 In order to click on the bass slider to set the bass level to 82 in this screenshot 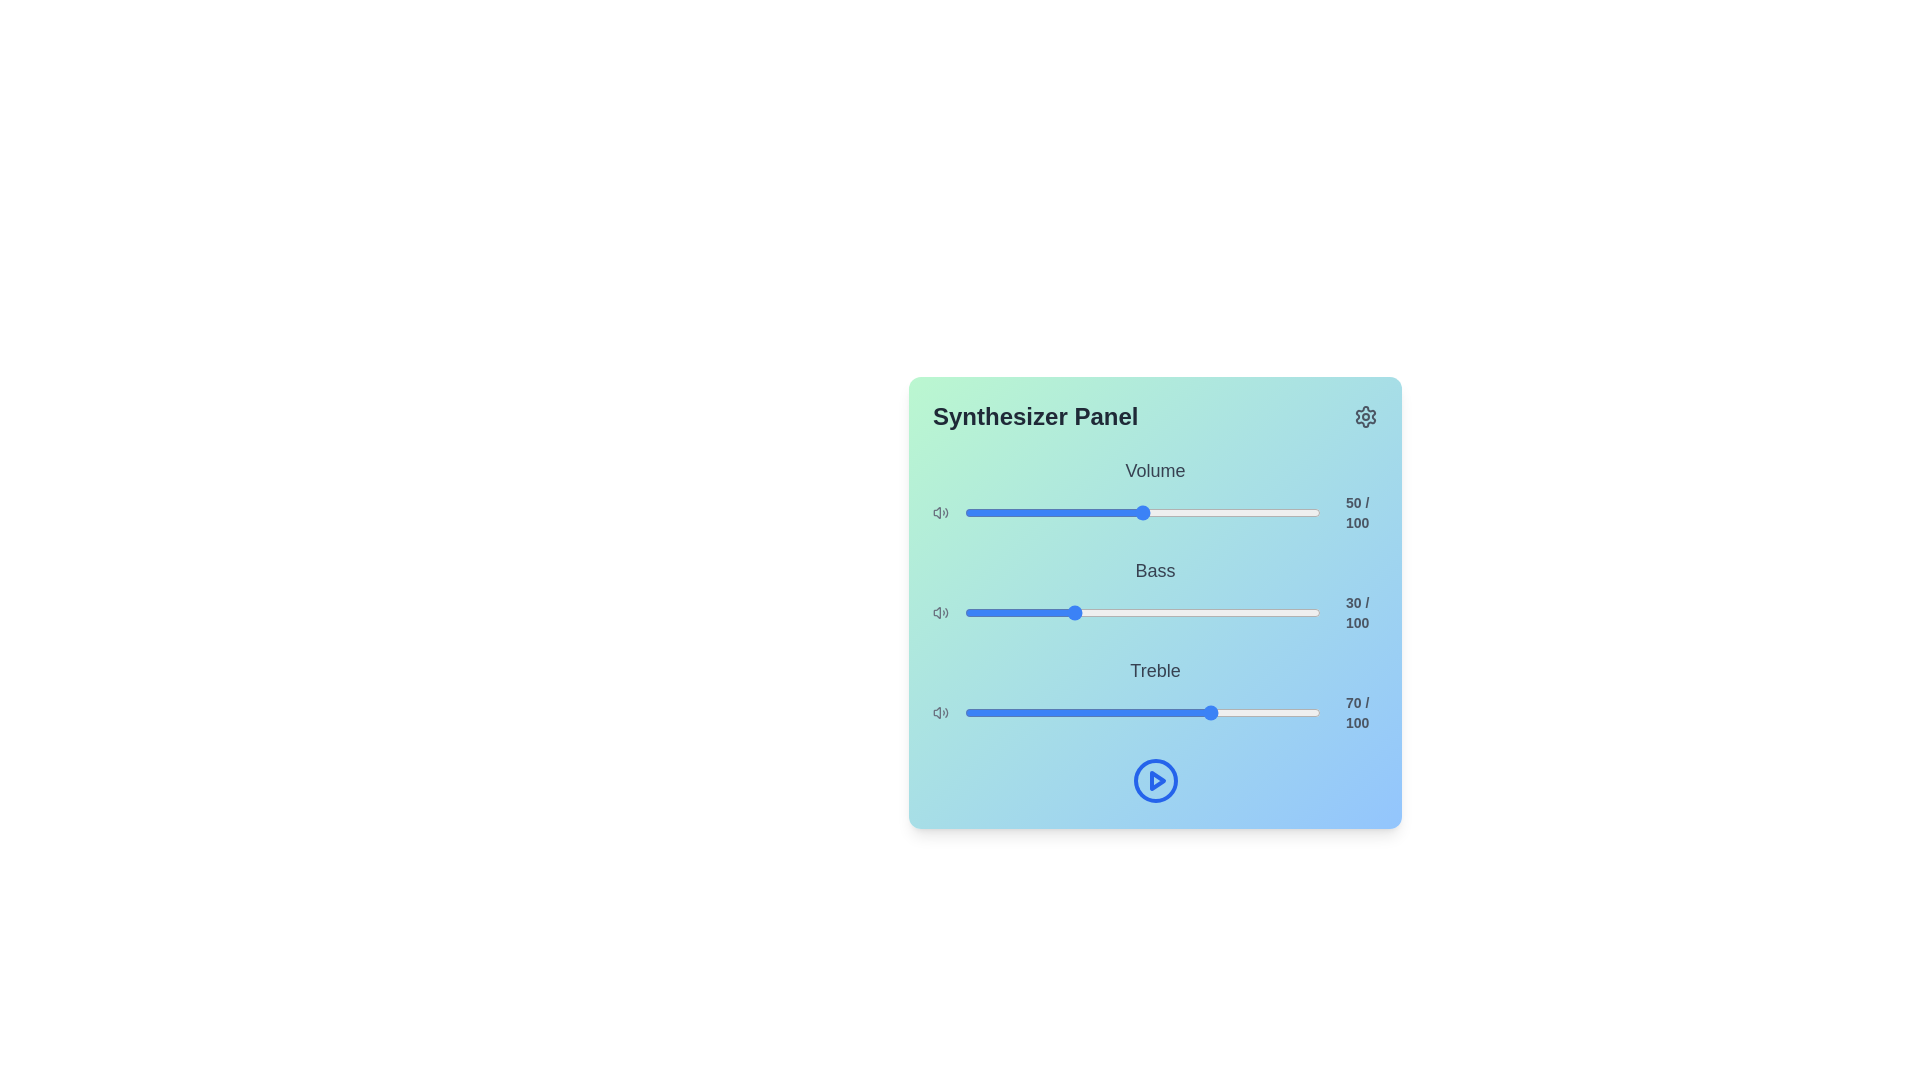, I will do `click(1256, 612)`.